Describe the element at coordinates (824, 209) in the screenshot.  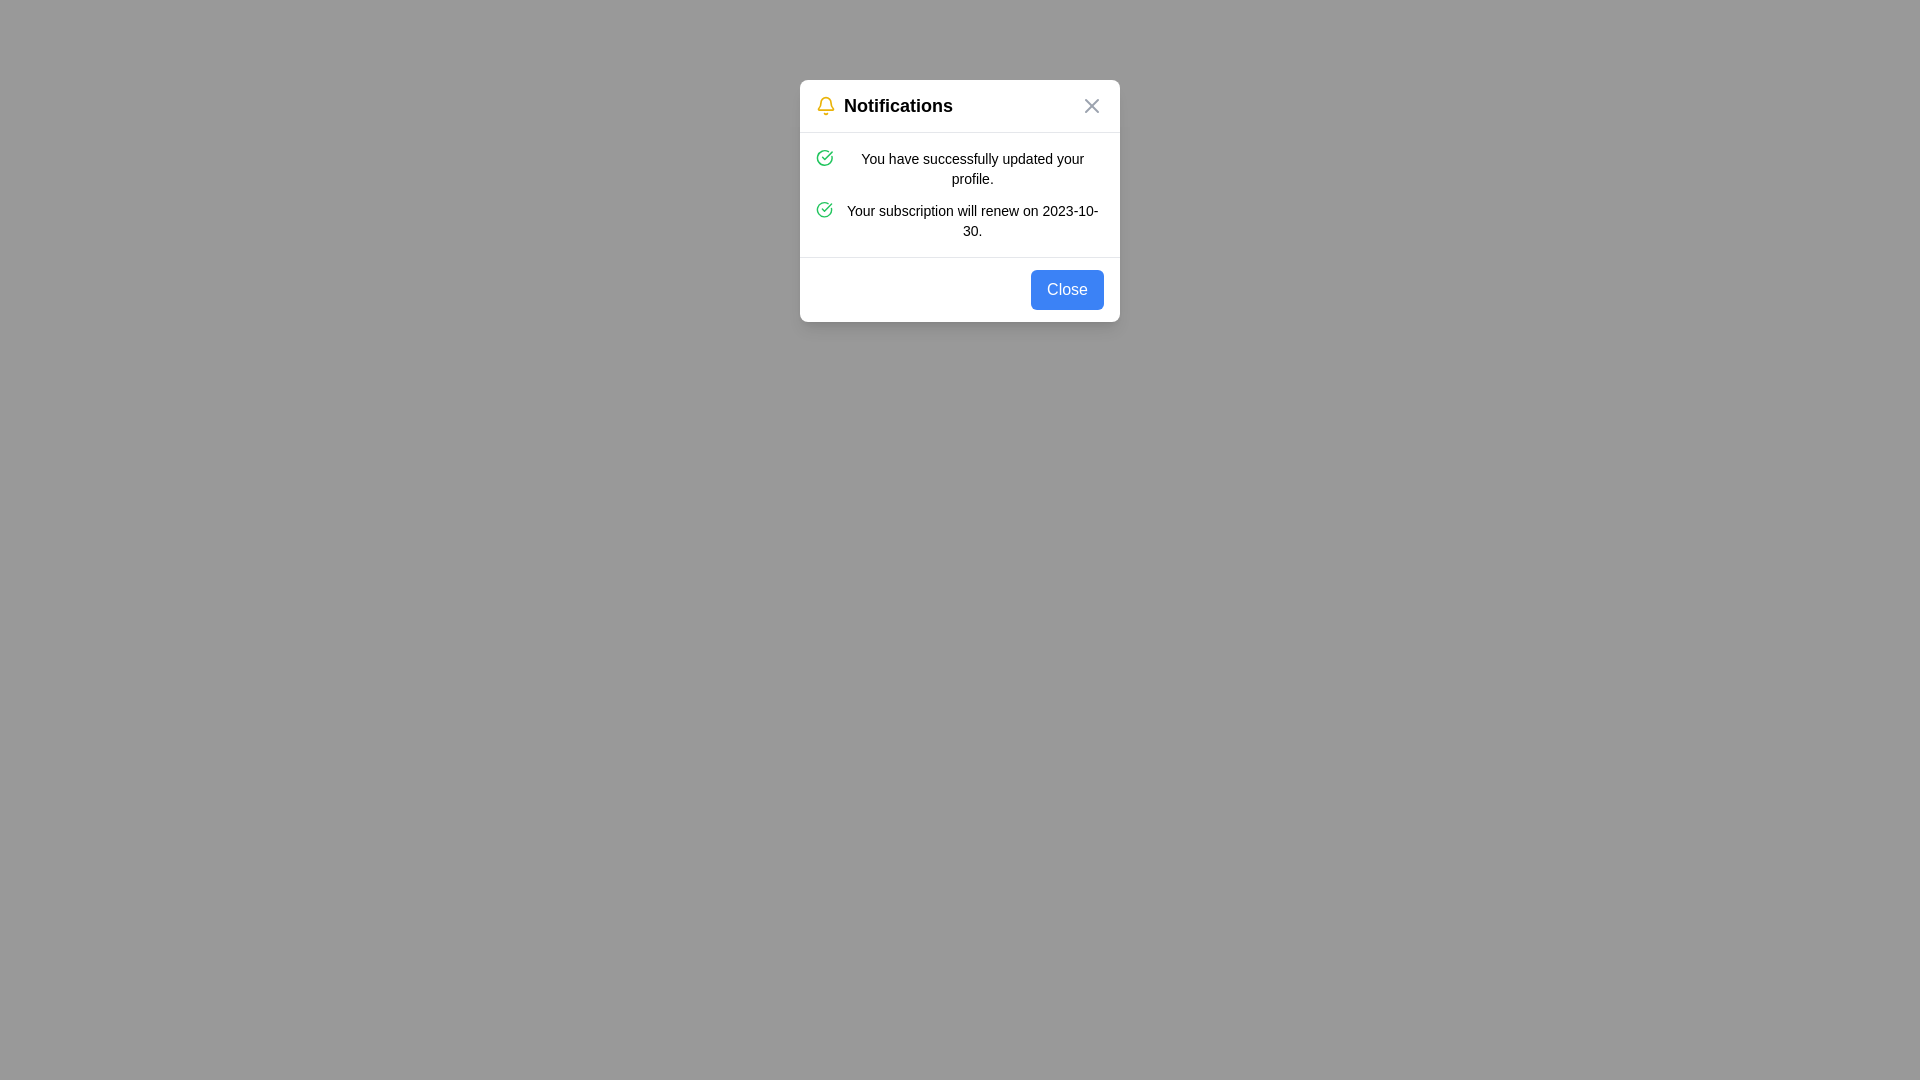
I see `the positive status icon located to the left of the text 'Your subscription will renew on 2023-10-30.'` at that location.